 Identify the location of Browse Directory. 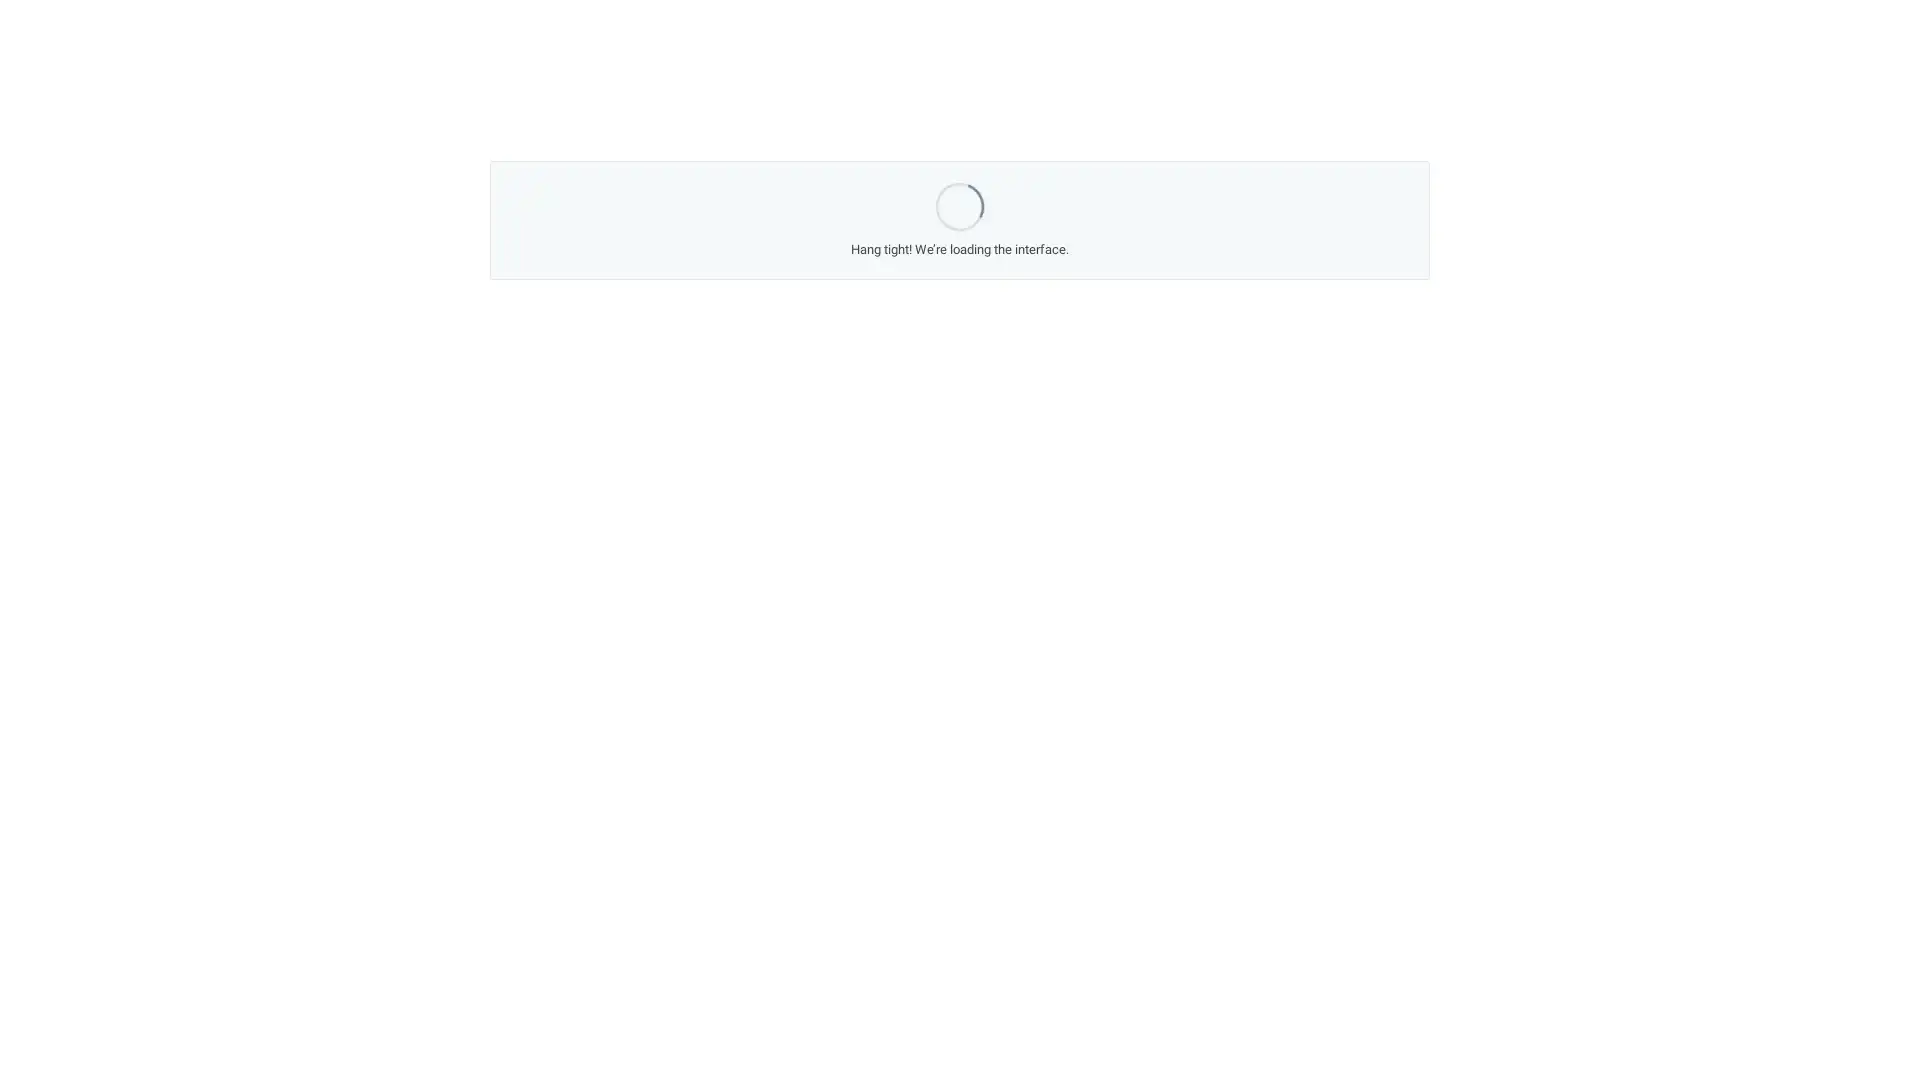
(1203, 474).